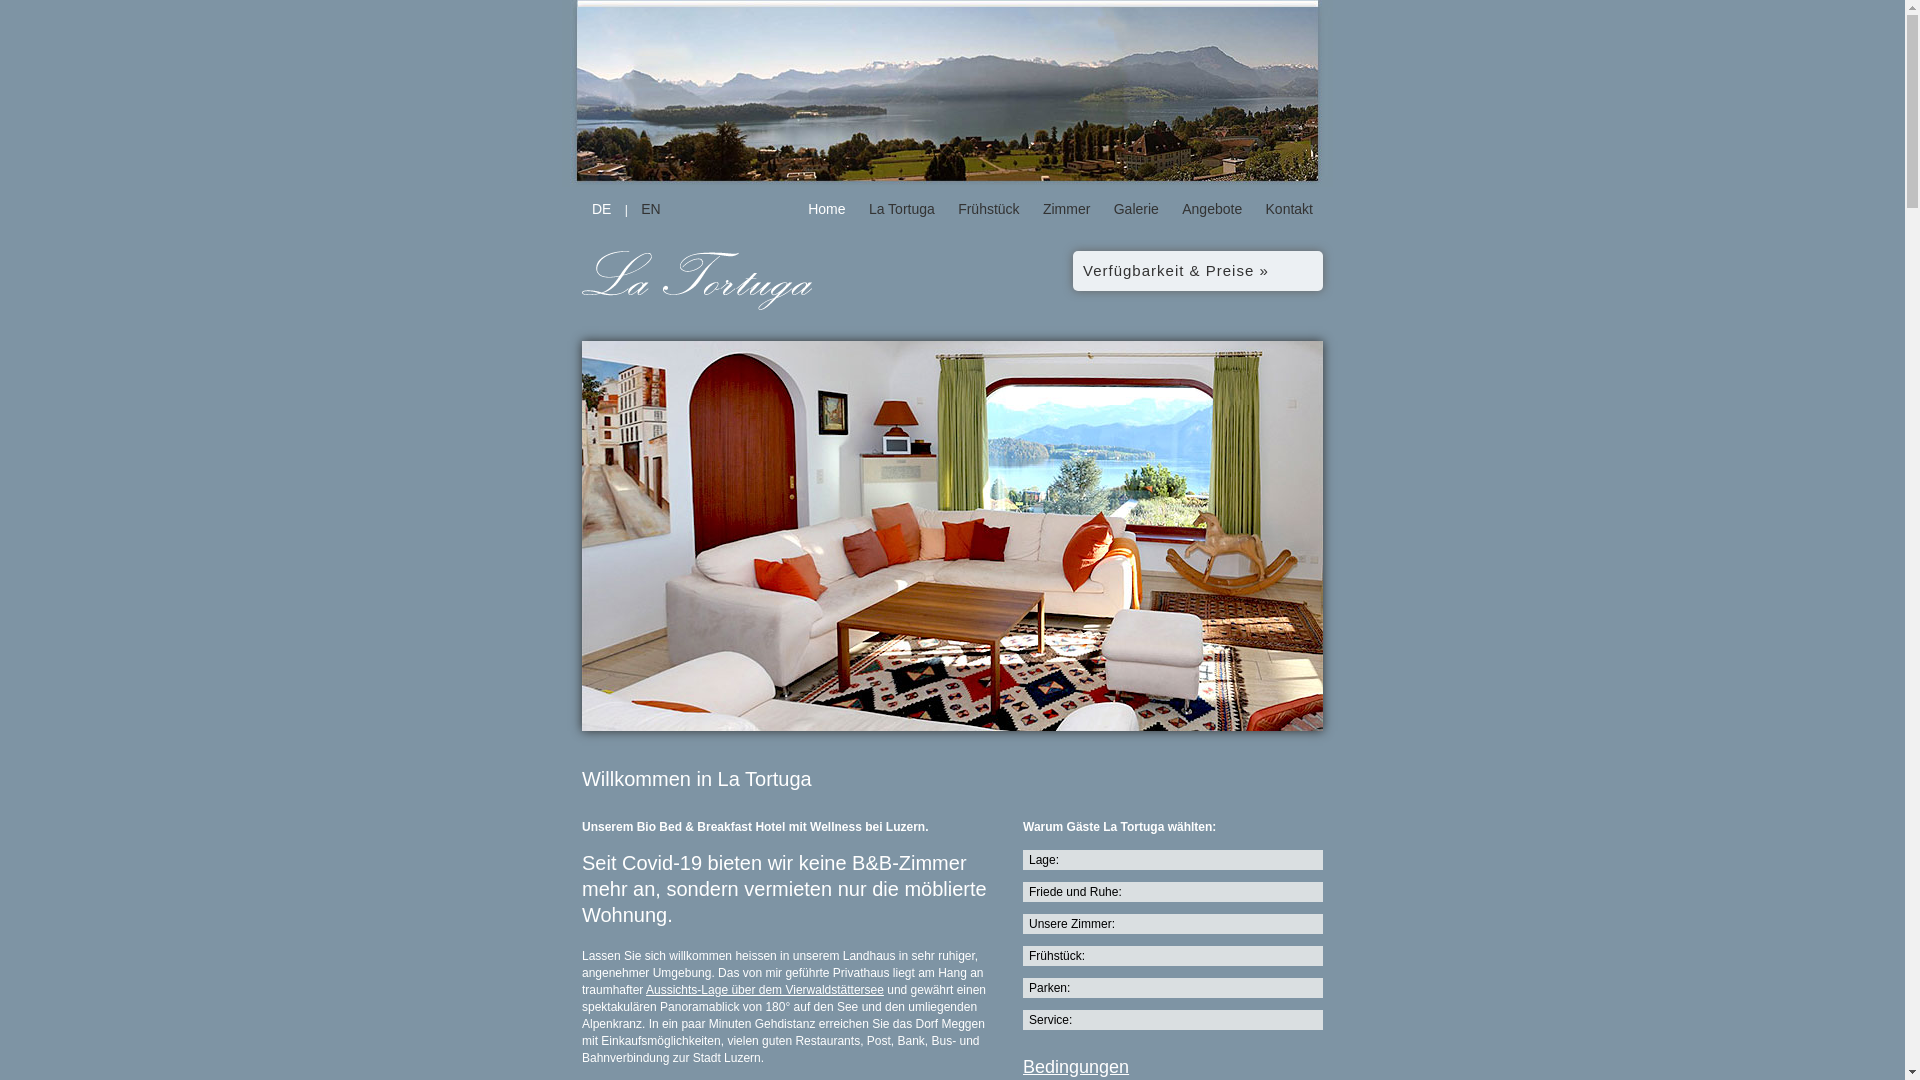 The image size is (1920, 1080). Describe the element at coordinates (901, 208) in the screenshot. I see `'La Tortuga'` at that location.